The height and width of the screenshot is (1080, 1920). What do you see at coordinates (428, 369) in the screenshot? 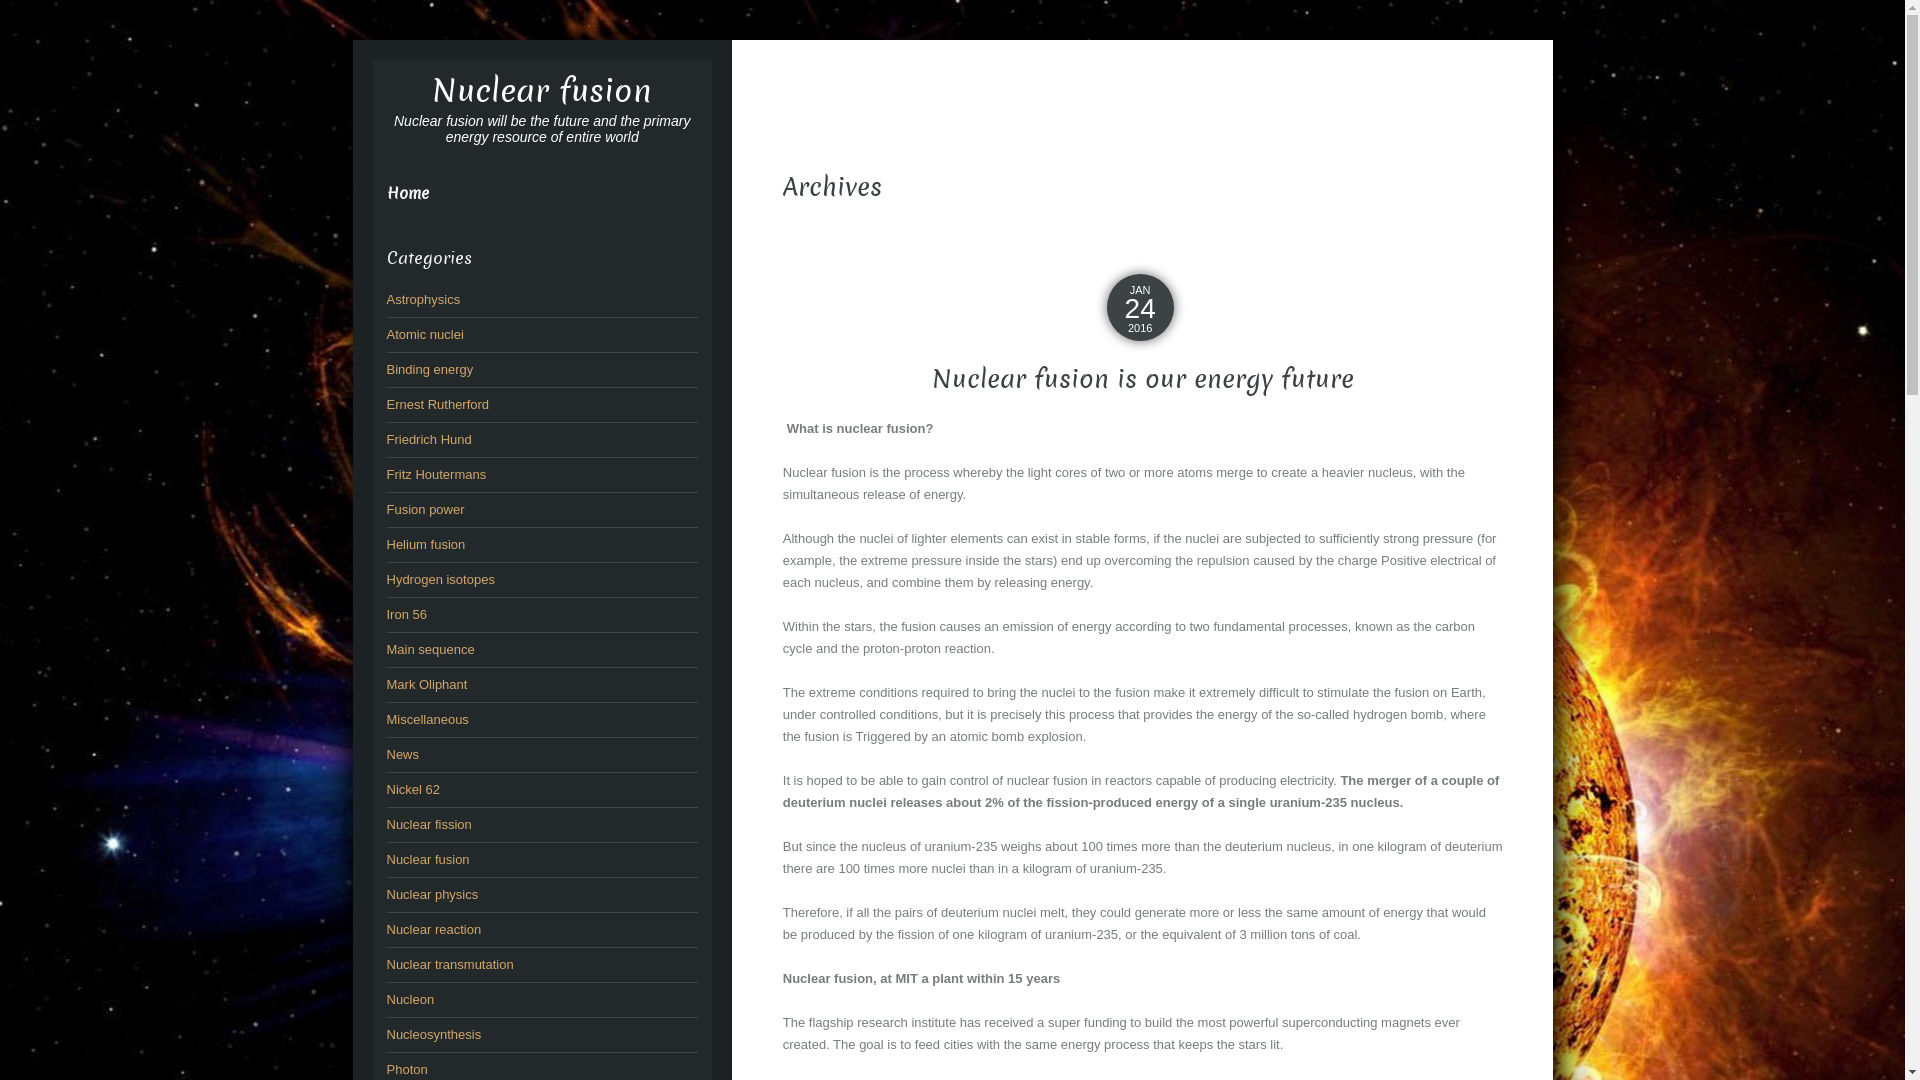
I see `'Binding energy'` at bounding box center [428, 369].